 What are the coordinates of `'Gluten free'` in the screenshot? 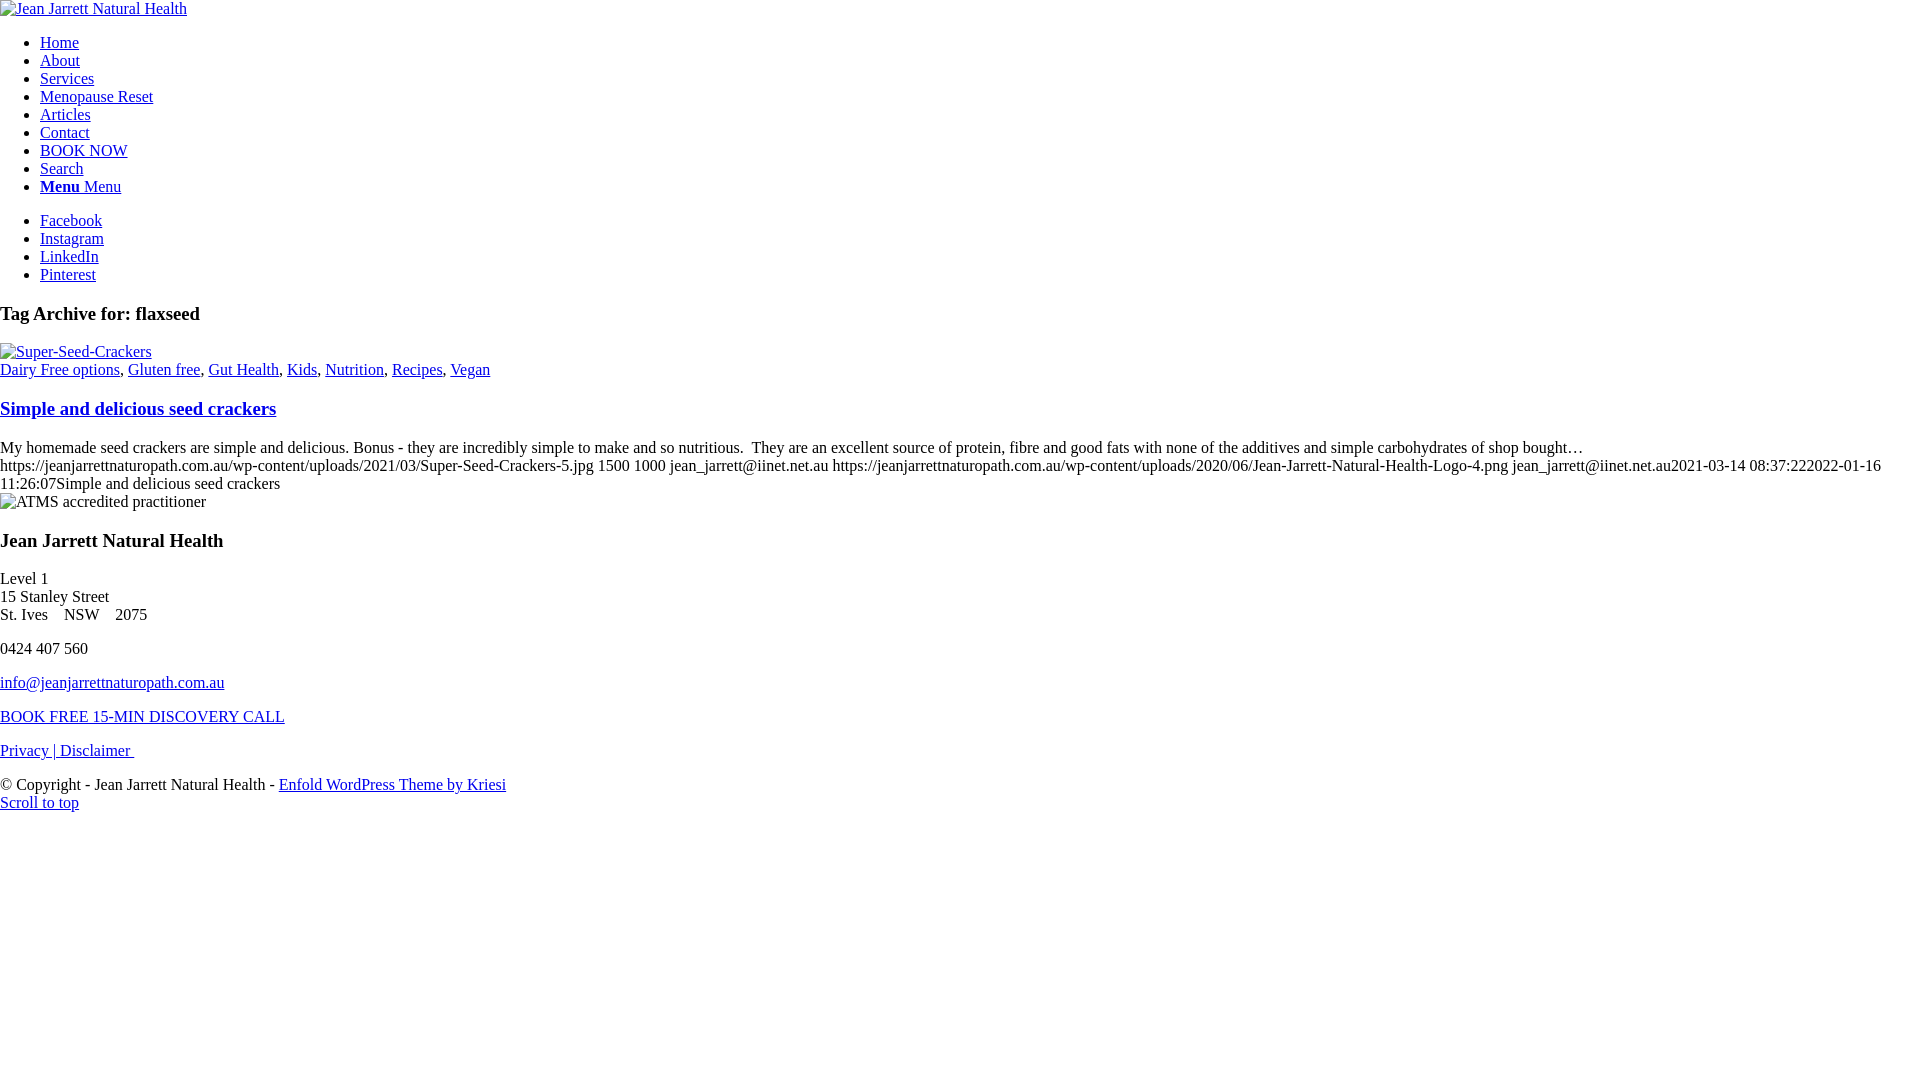 It's located at (163, 369).